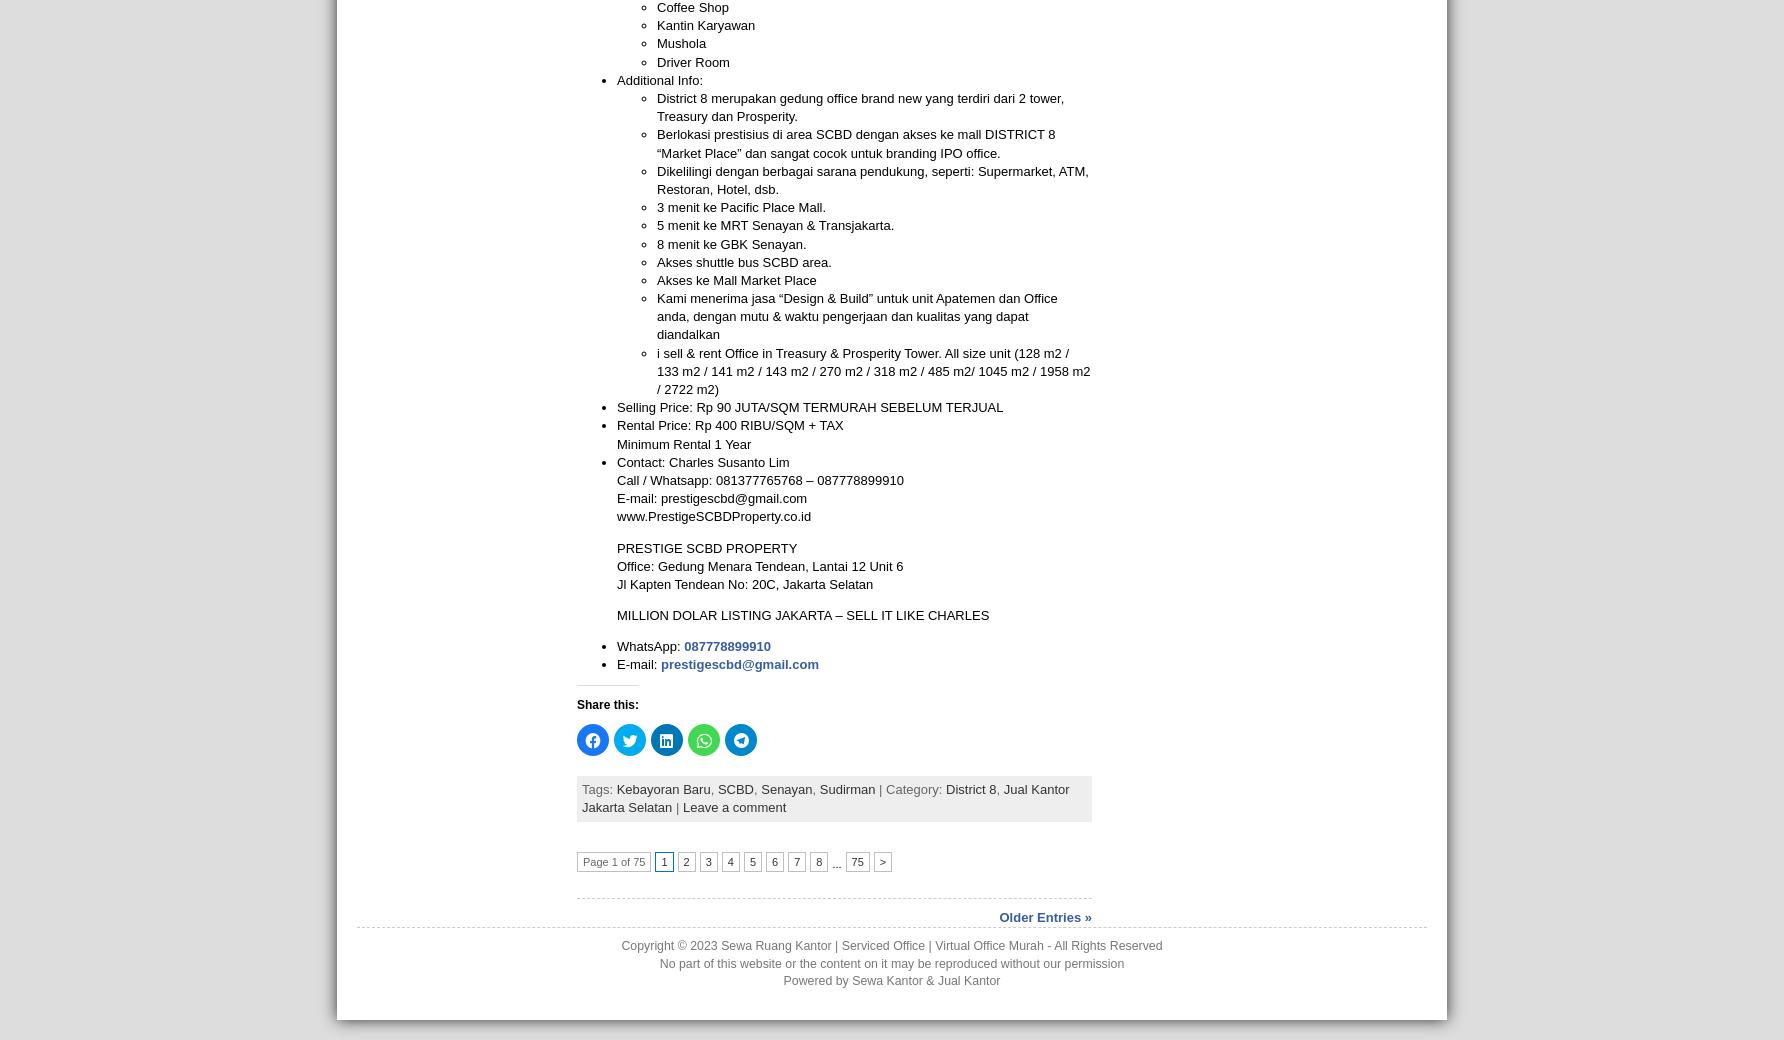 The height and width of the screenshot is (1040, 1784). I want to click on 'Leave a comment', so click(733, 806).